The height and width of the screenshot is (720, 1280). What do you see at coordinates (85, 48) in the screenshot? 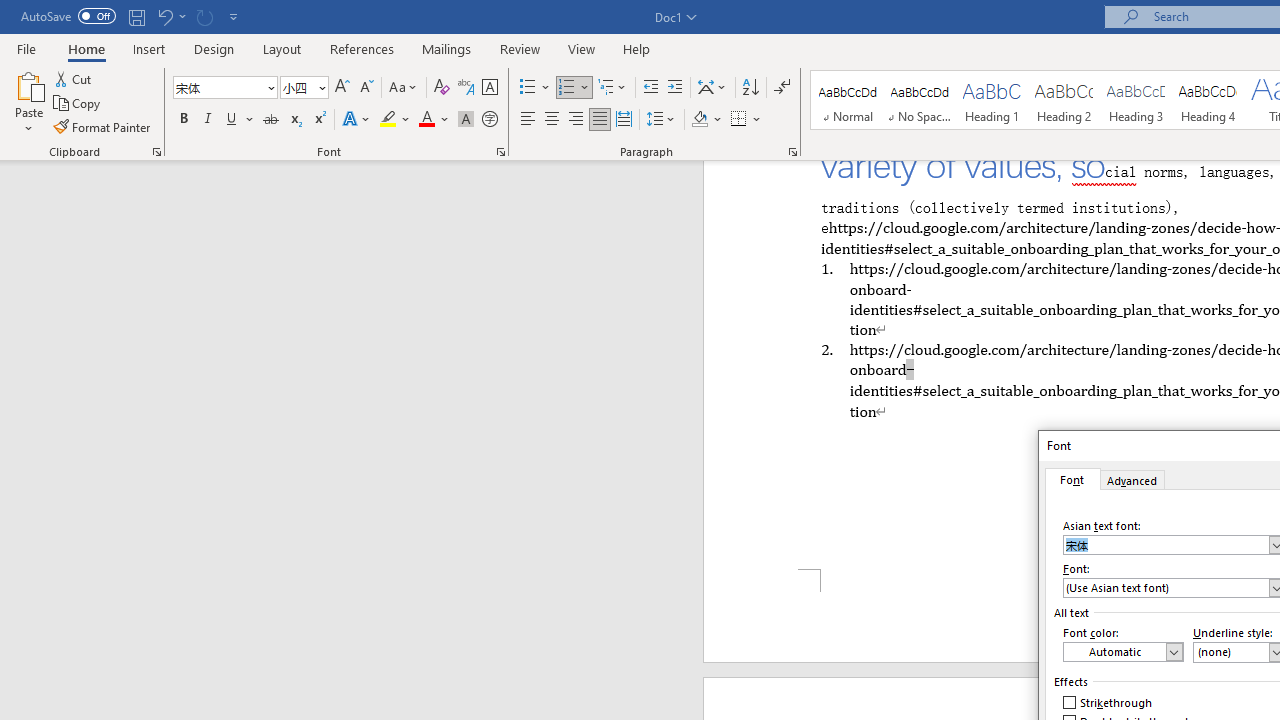
I see `'Home'` at bounding box center [85, 48].